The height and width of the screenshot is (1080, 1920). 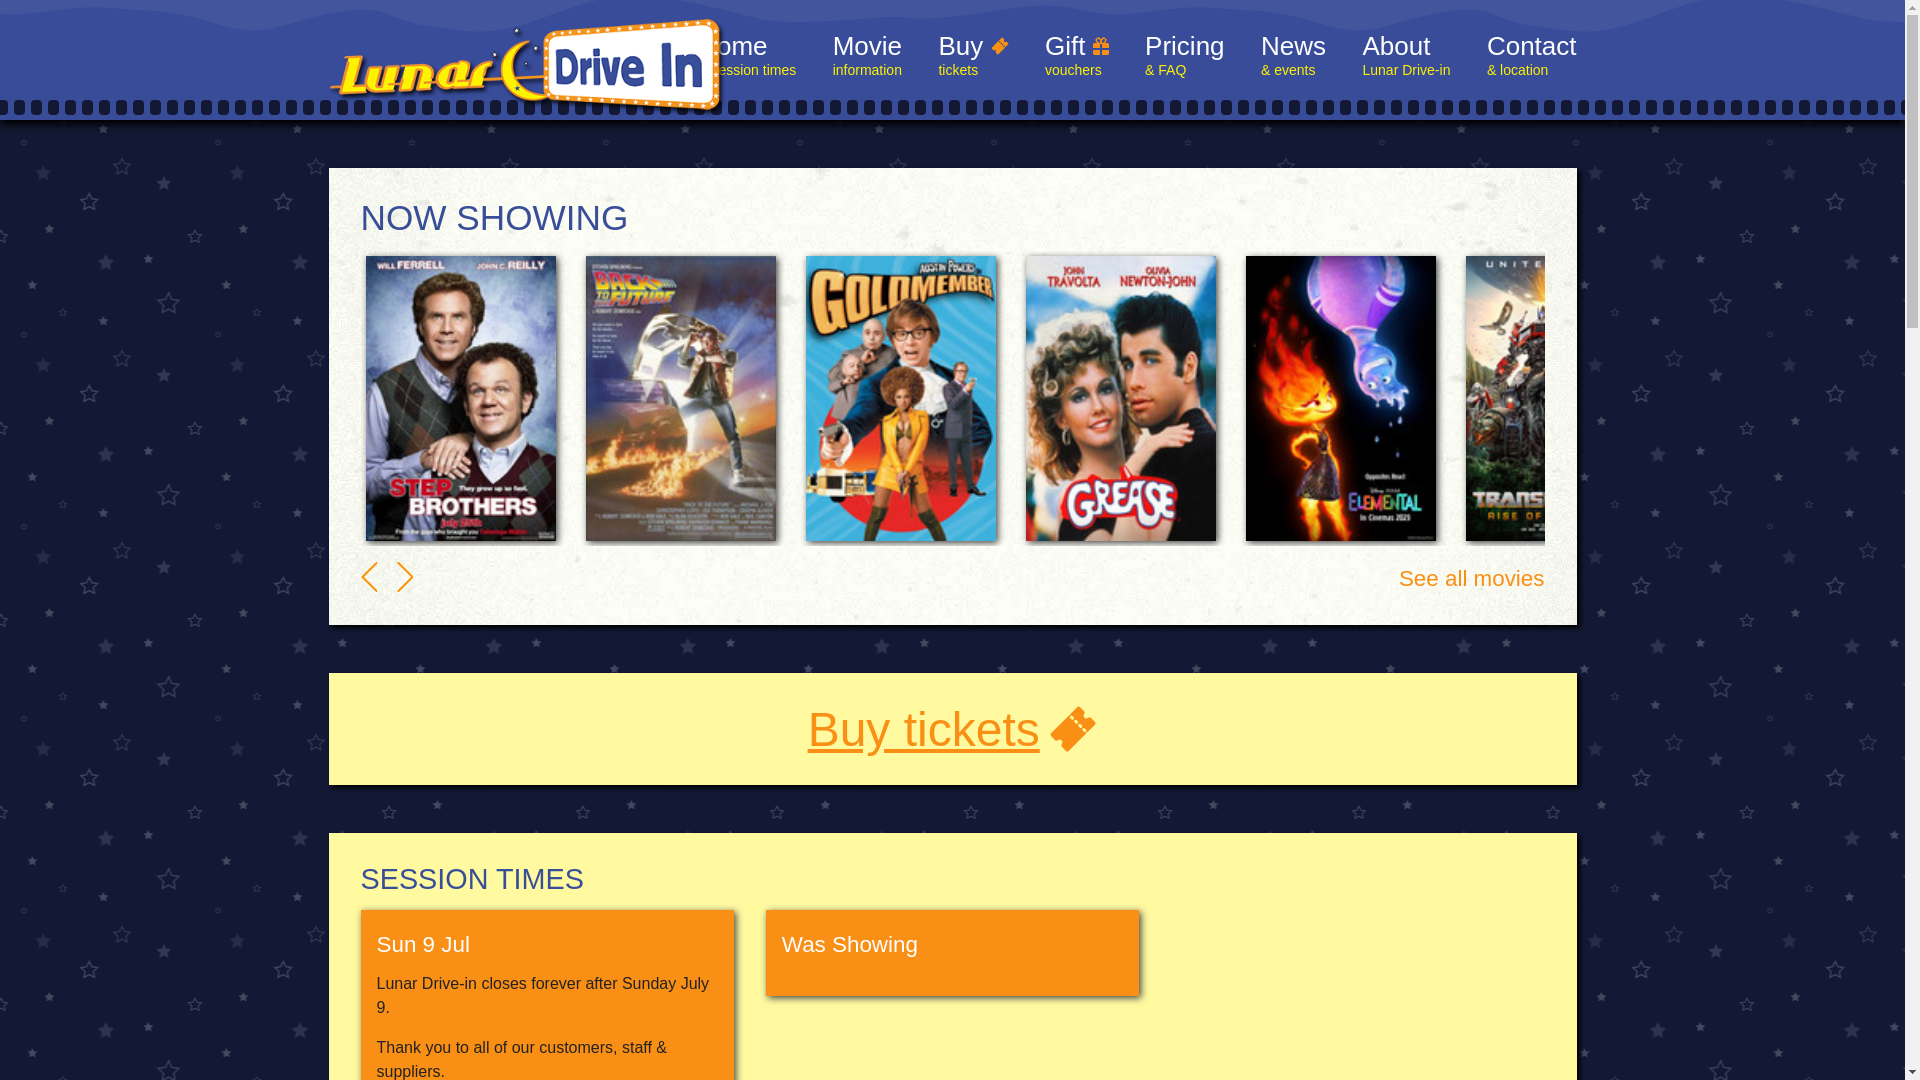 I want to click on 'Buy, so click(x=973, y=56).